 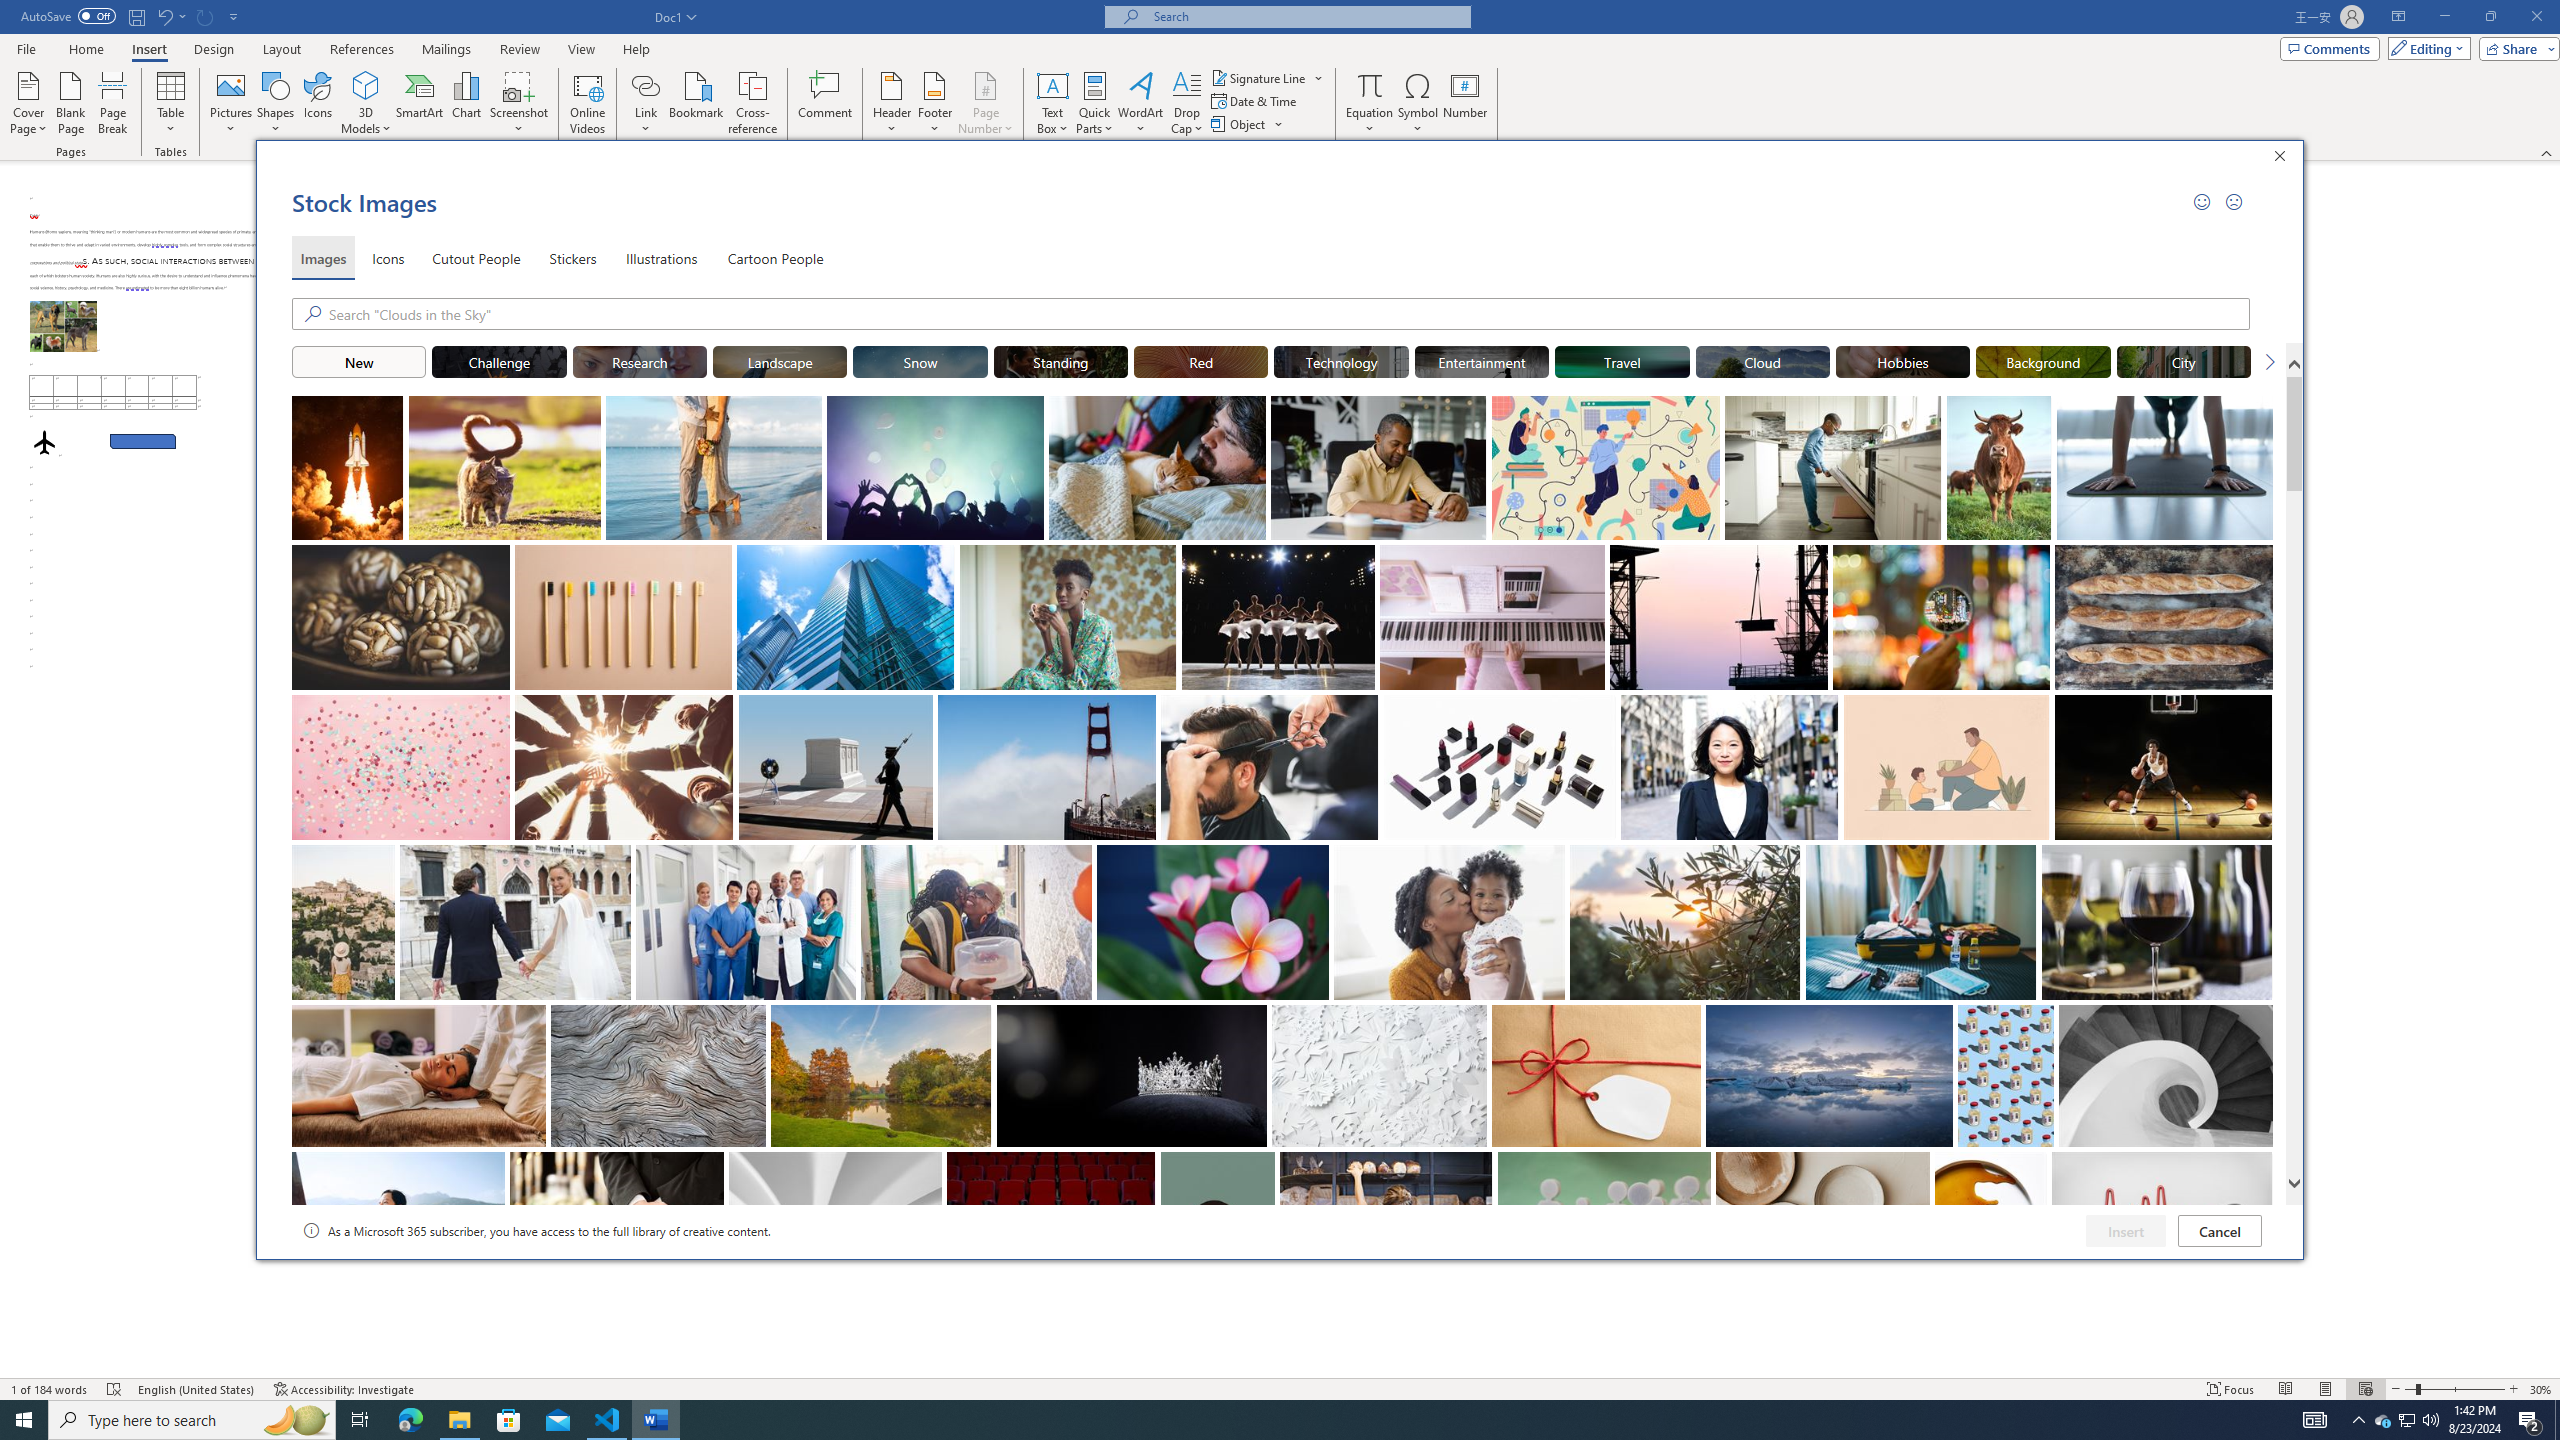 I want to click on 'AutomationID: 4105', so click(x=2382, y=1418).